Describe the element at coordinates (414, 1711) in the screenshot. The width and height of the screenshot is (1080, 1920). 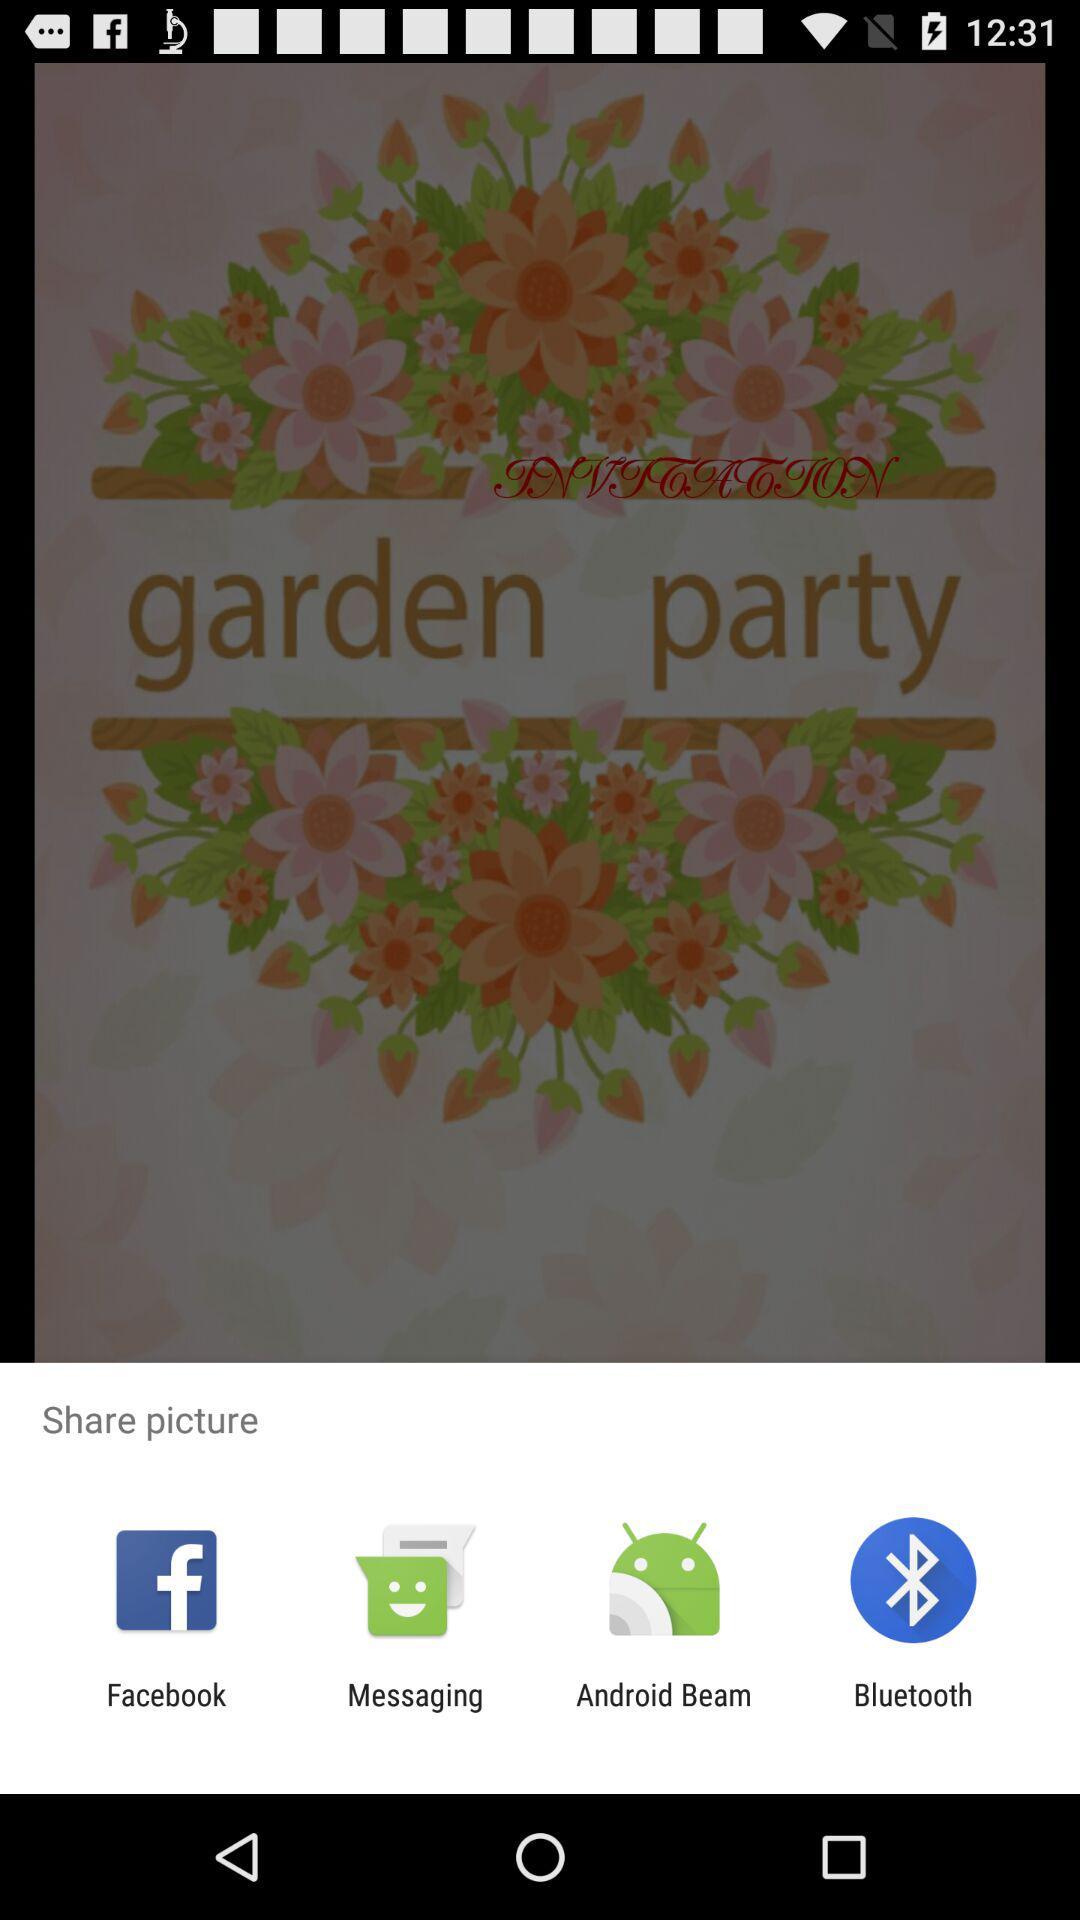
I see `the app to the right of facebook` at that location.